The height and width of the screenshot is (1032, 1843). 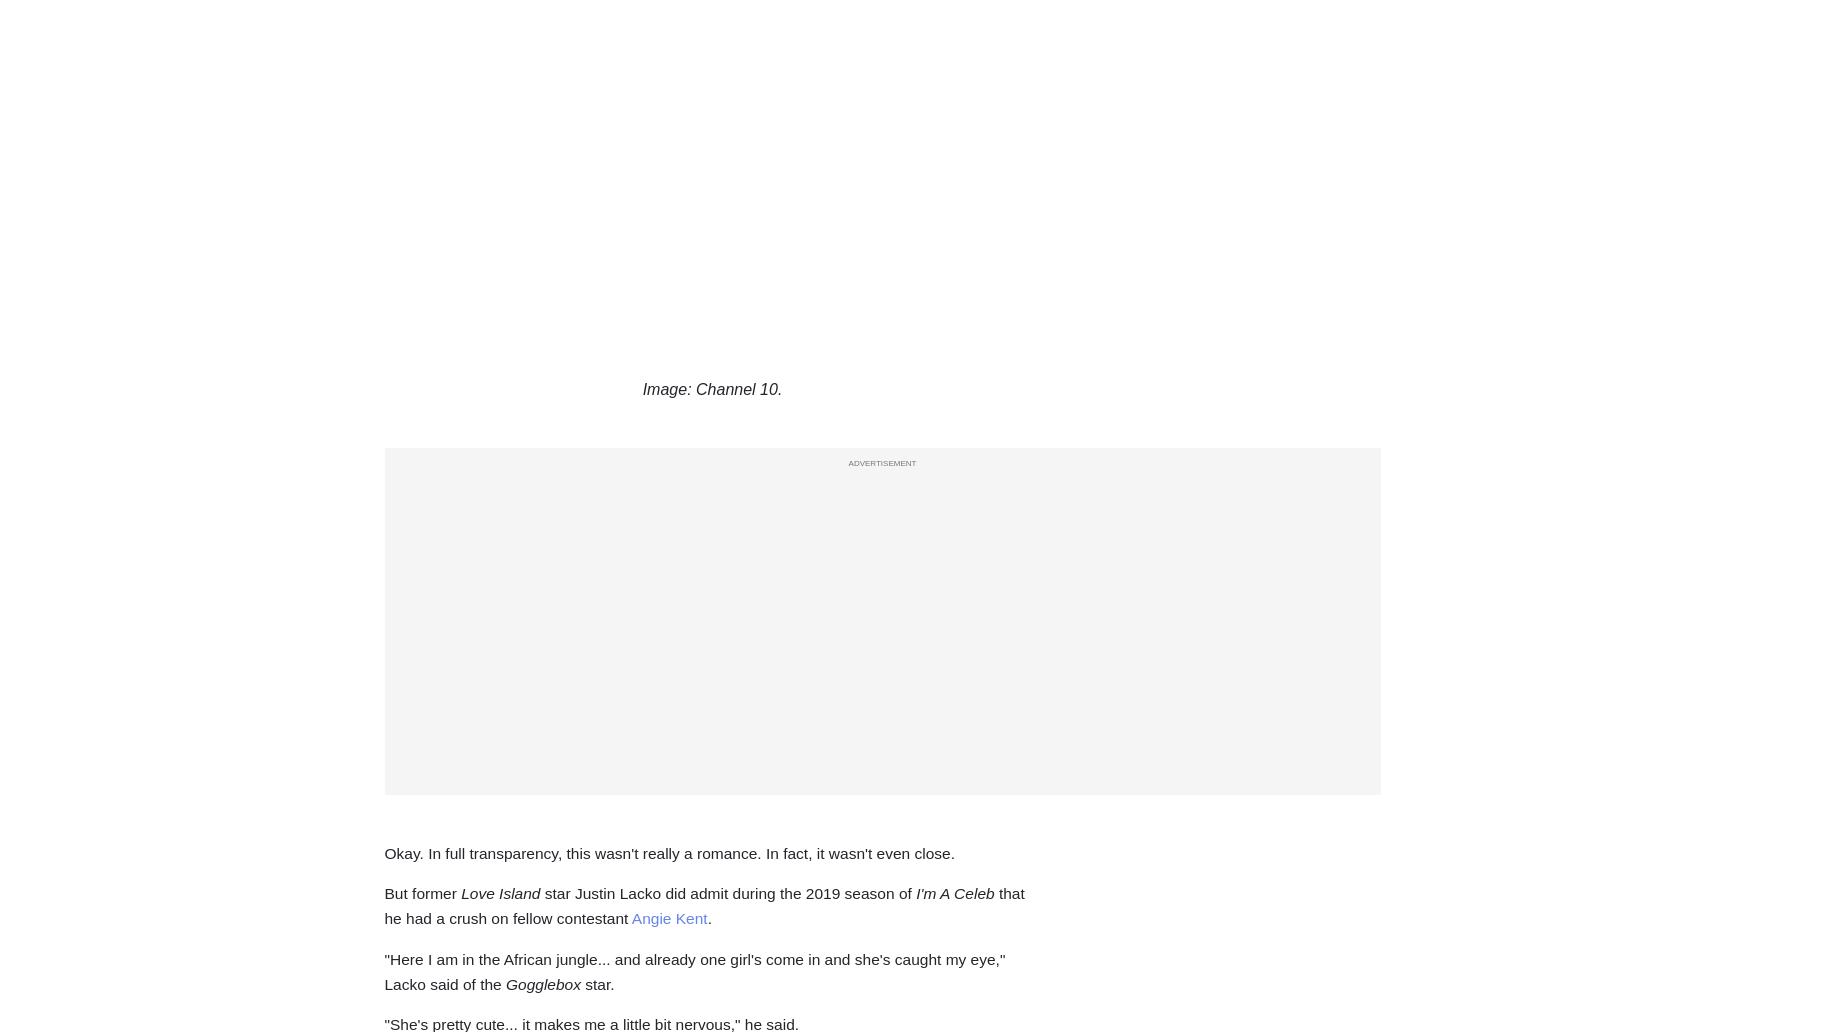 What do you see at coordinates (502, 893) in the screenshot?
I see `'Love Island'` at bounding box center [502, 893].